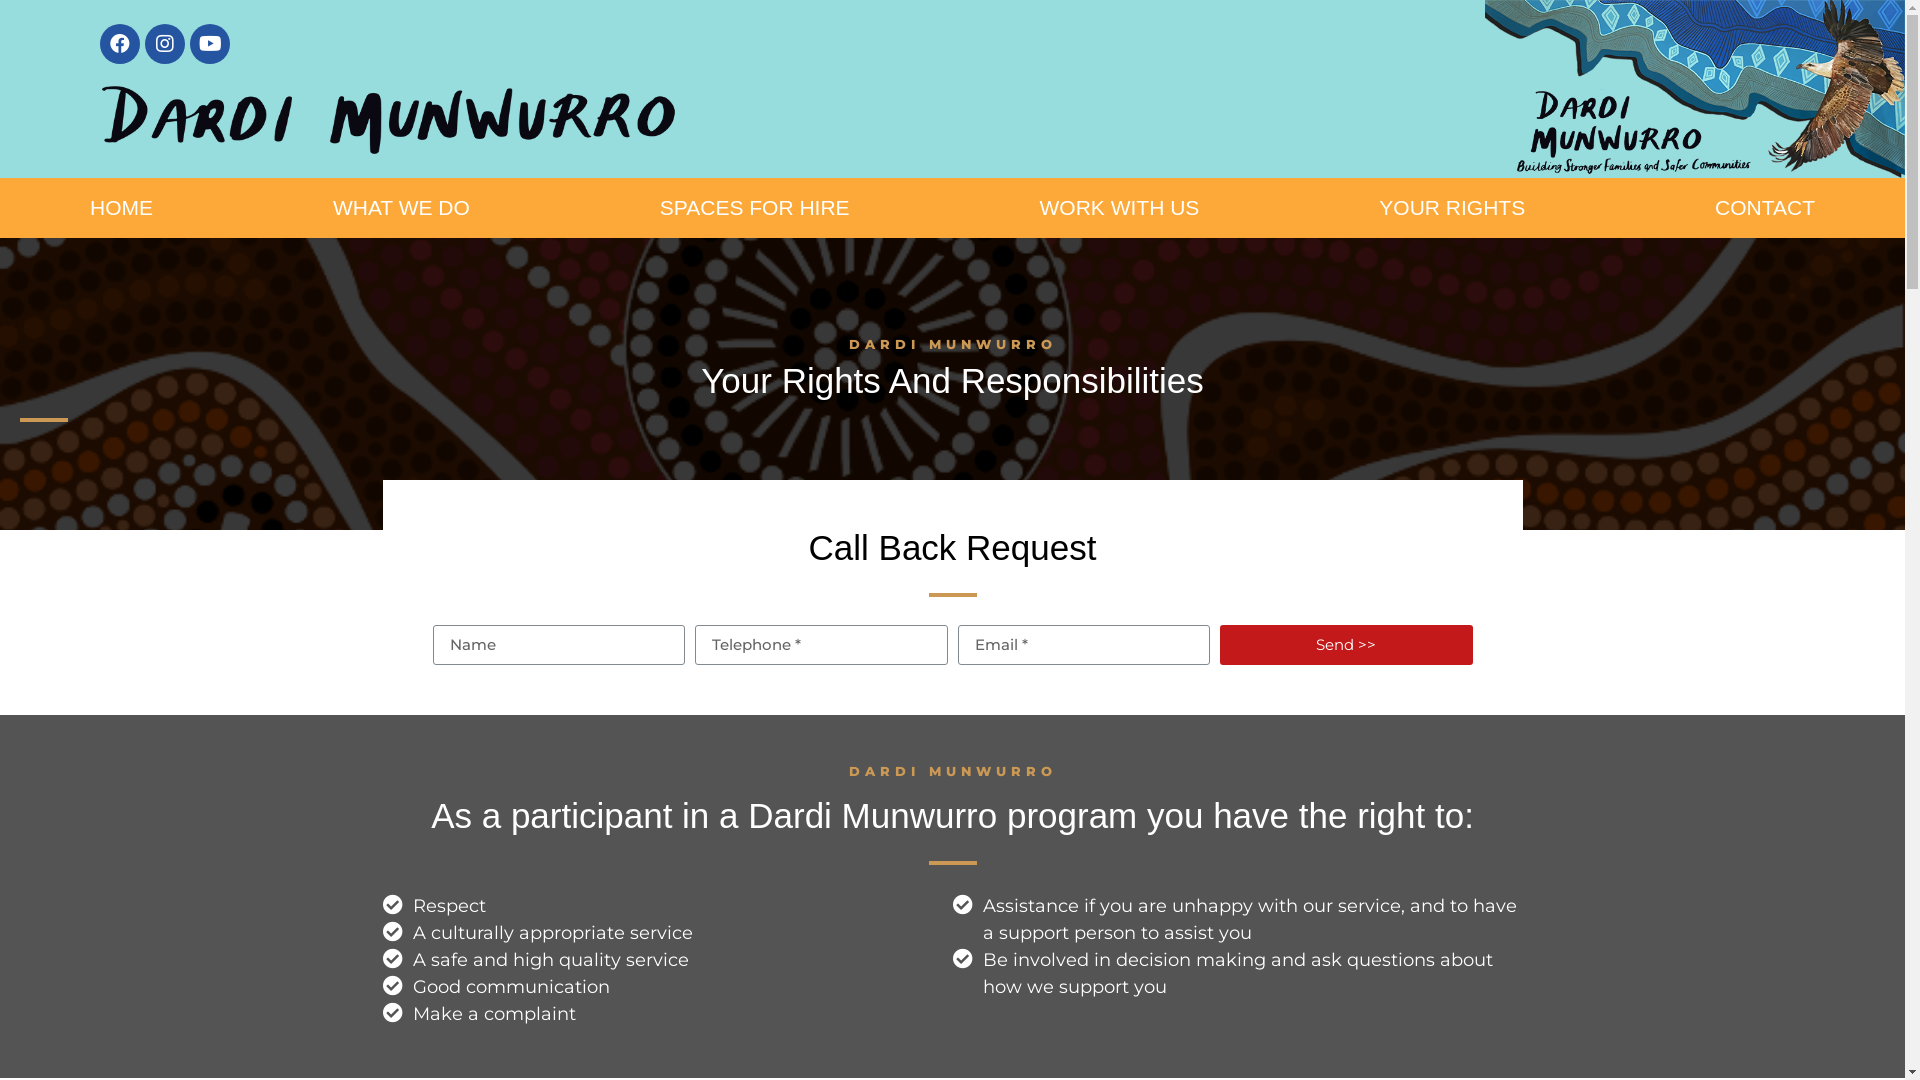  Describe the element at coordinates (1346, 644) in the screenshot. I see `'Send >>'` at that location.